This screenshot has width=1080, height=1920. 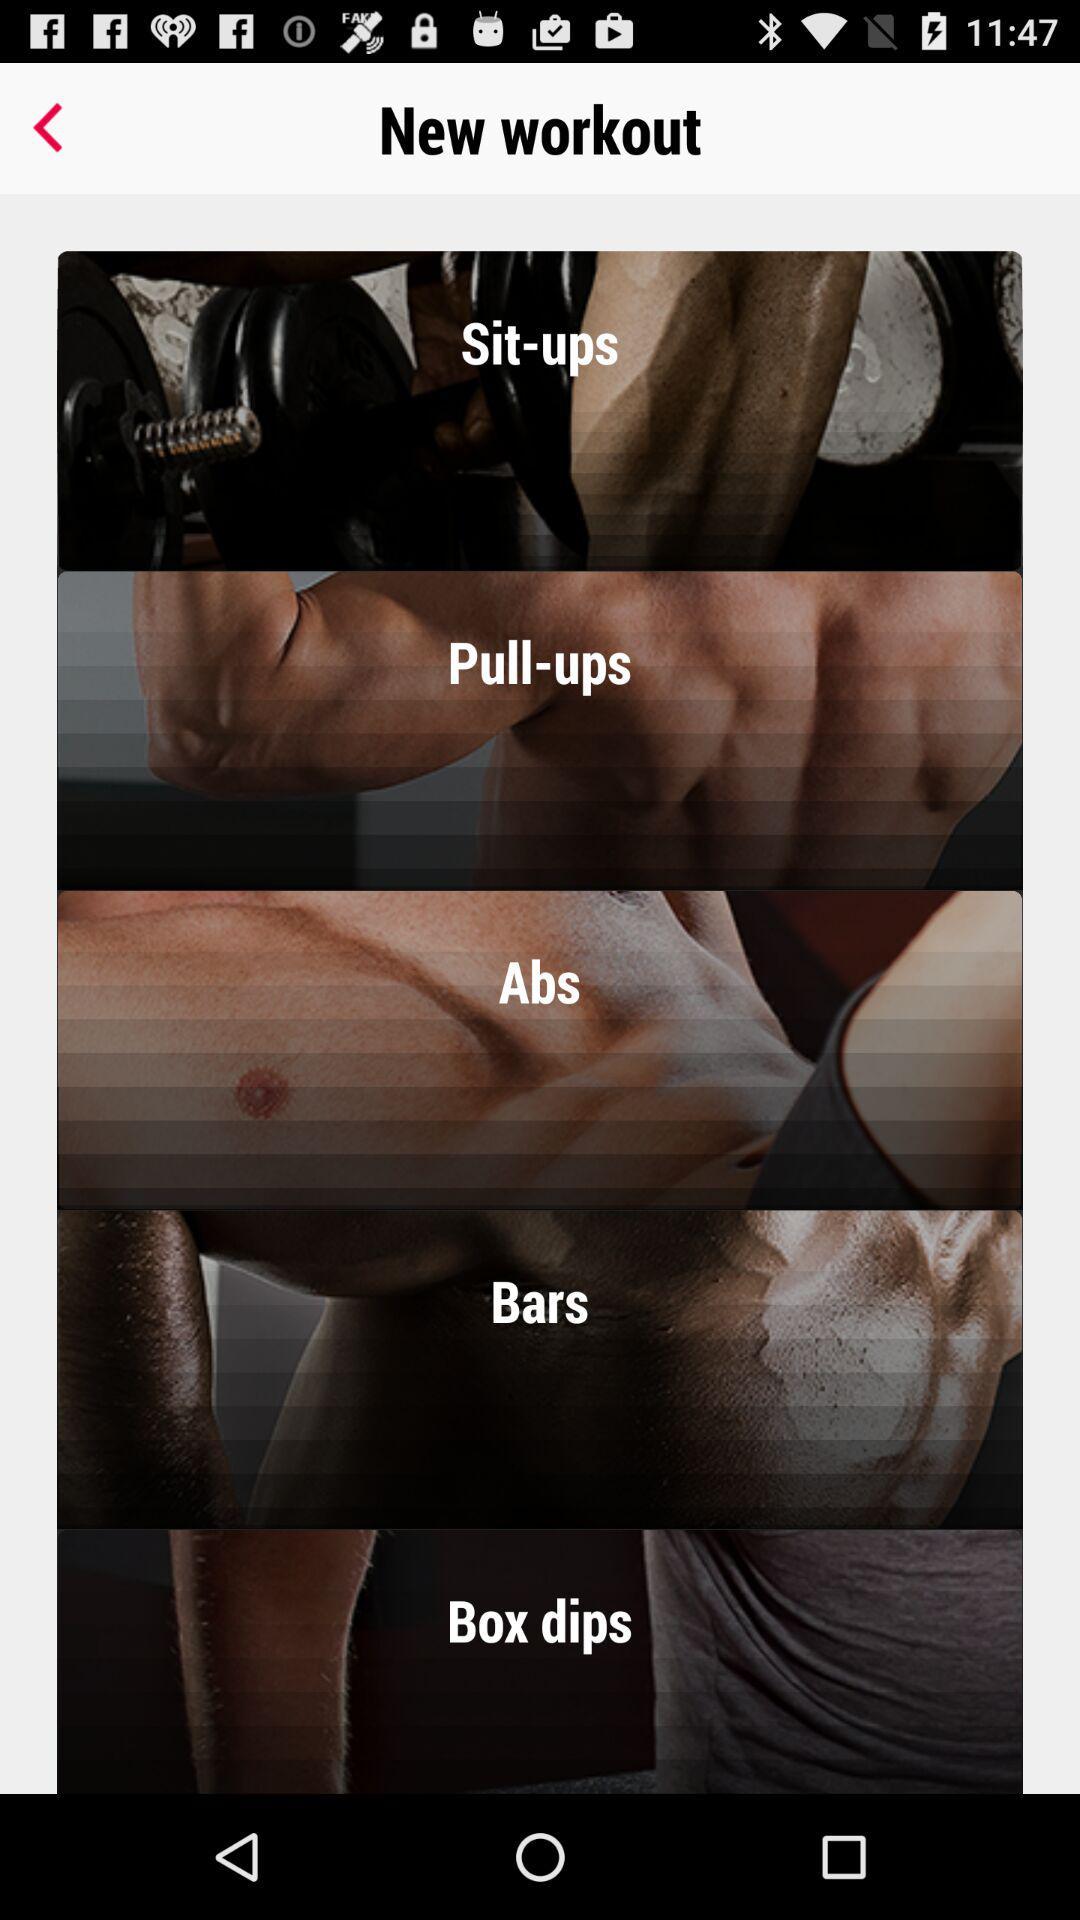 What do you see at coordinates (51, 127) in the screenshot?
I see `the item to the left of the new workout app` at bounding box center [51, 127].